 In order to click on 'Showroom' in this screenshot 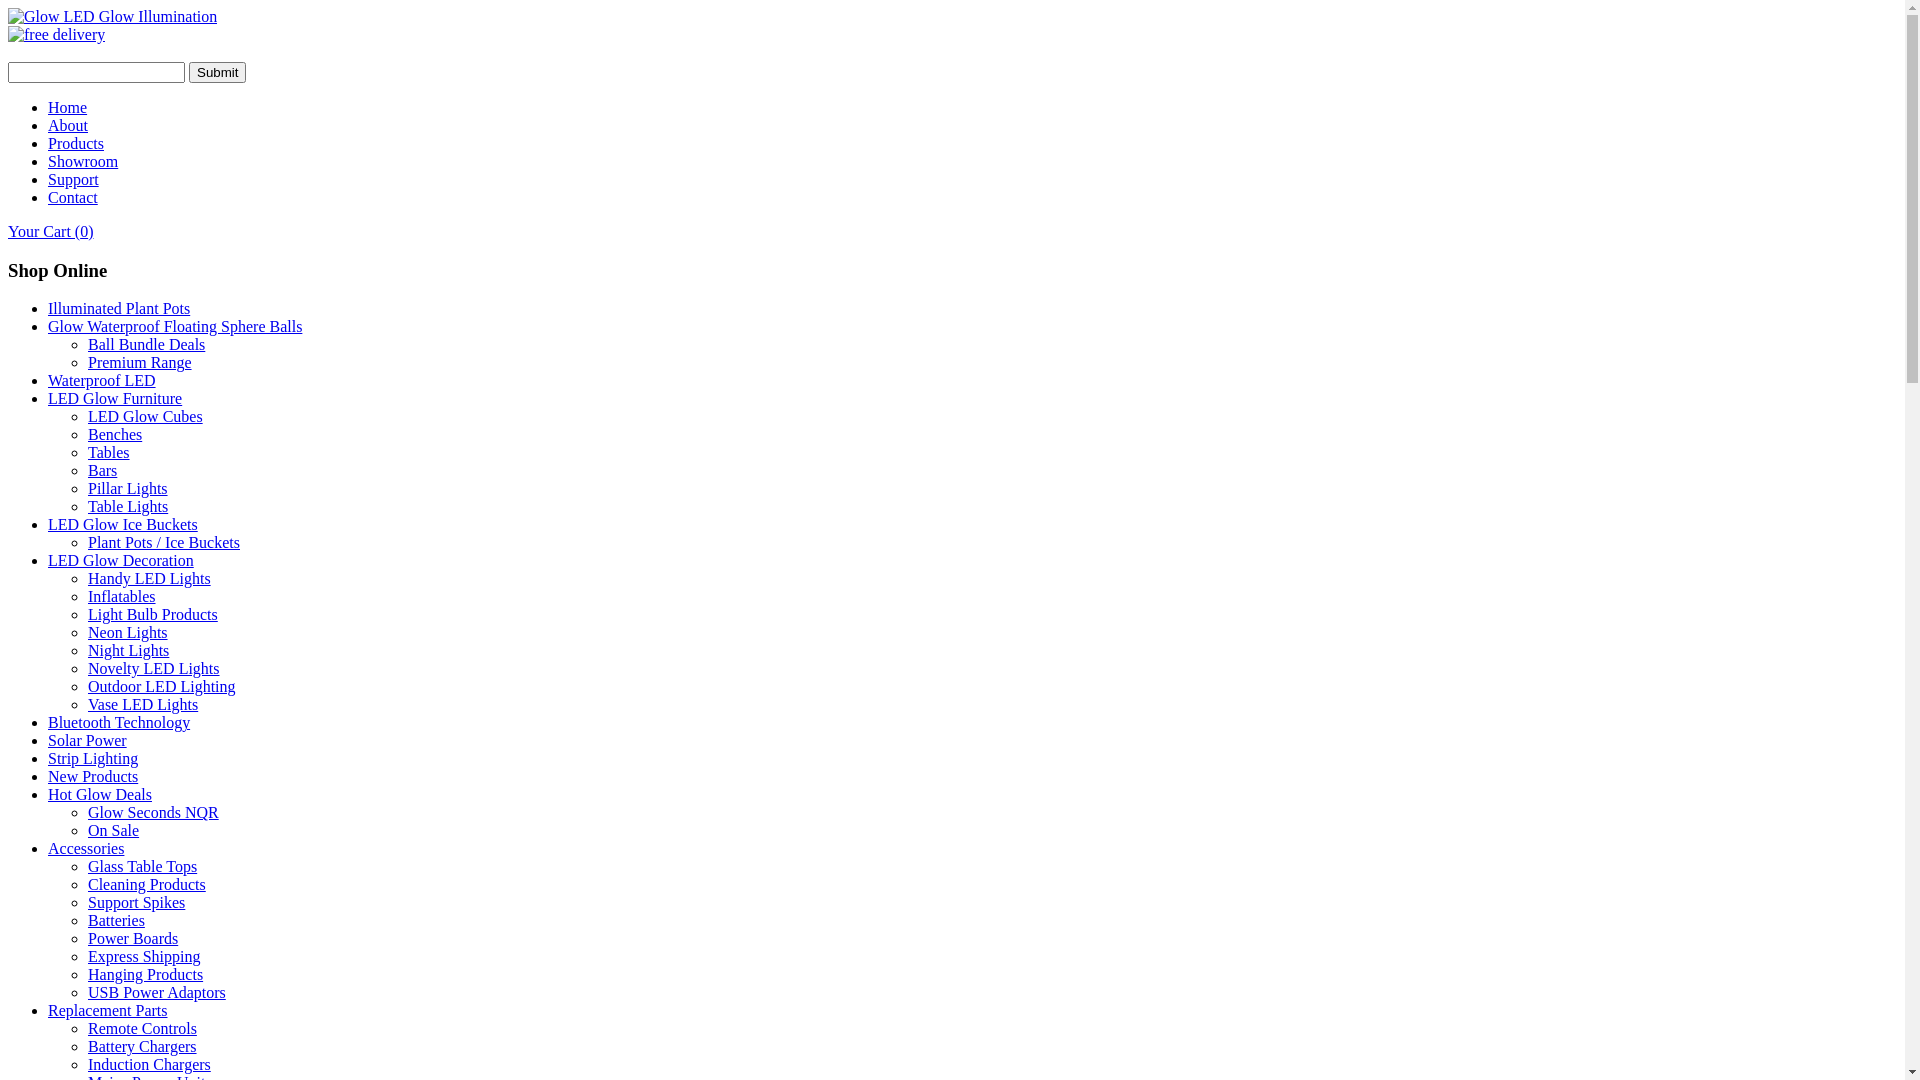, I will do `click(48, 160)`.